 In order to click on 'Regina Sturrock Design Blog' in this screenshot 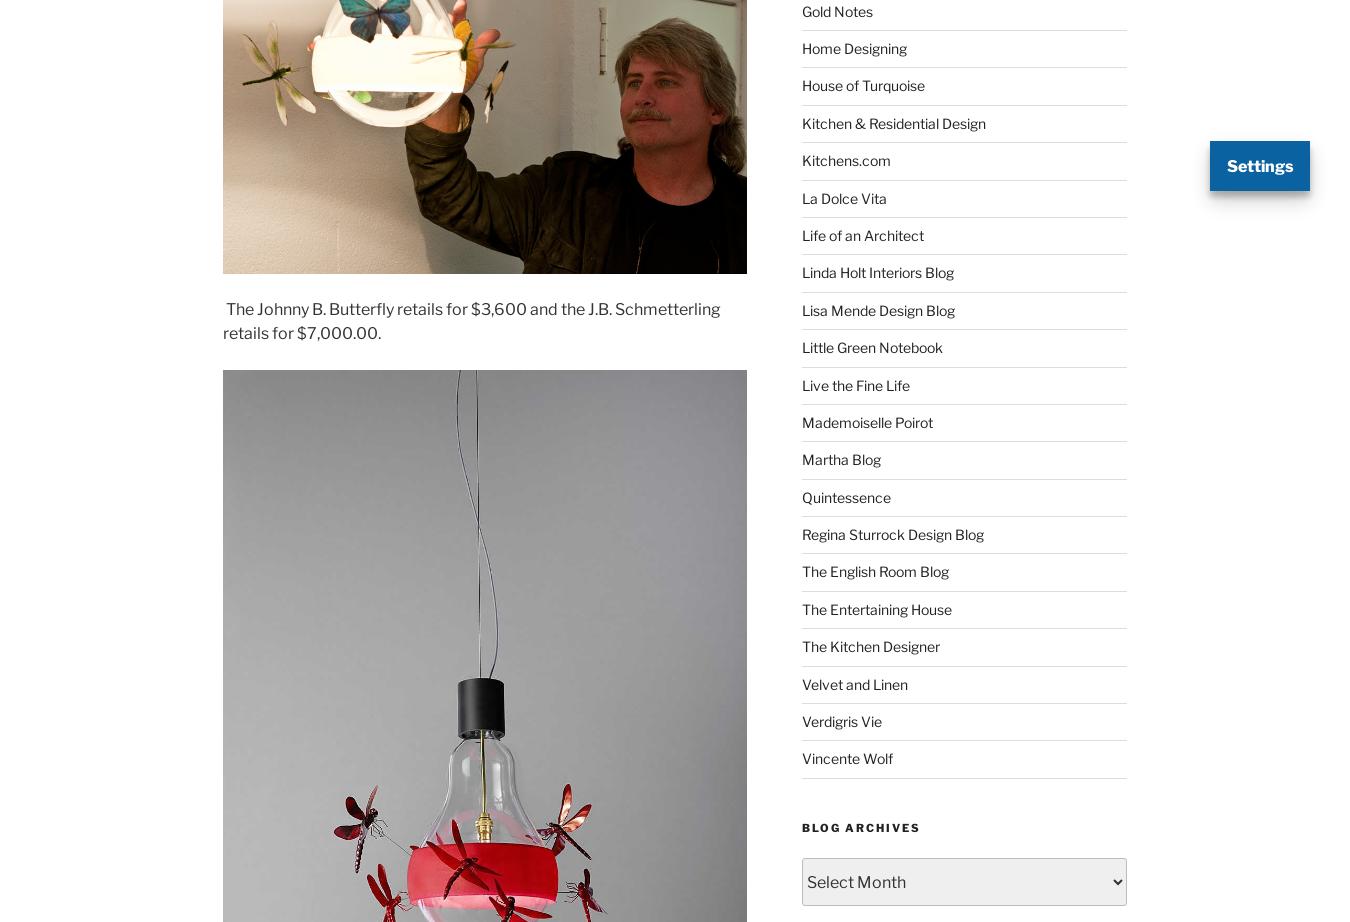, I will do `click(891, 534)`.